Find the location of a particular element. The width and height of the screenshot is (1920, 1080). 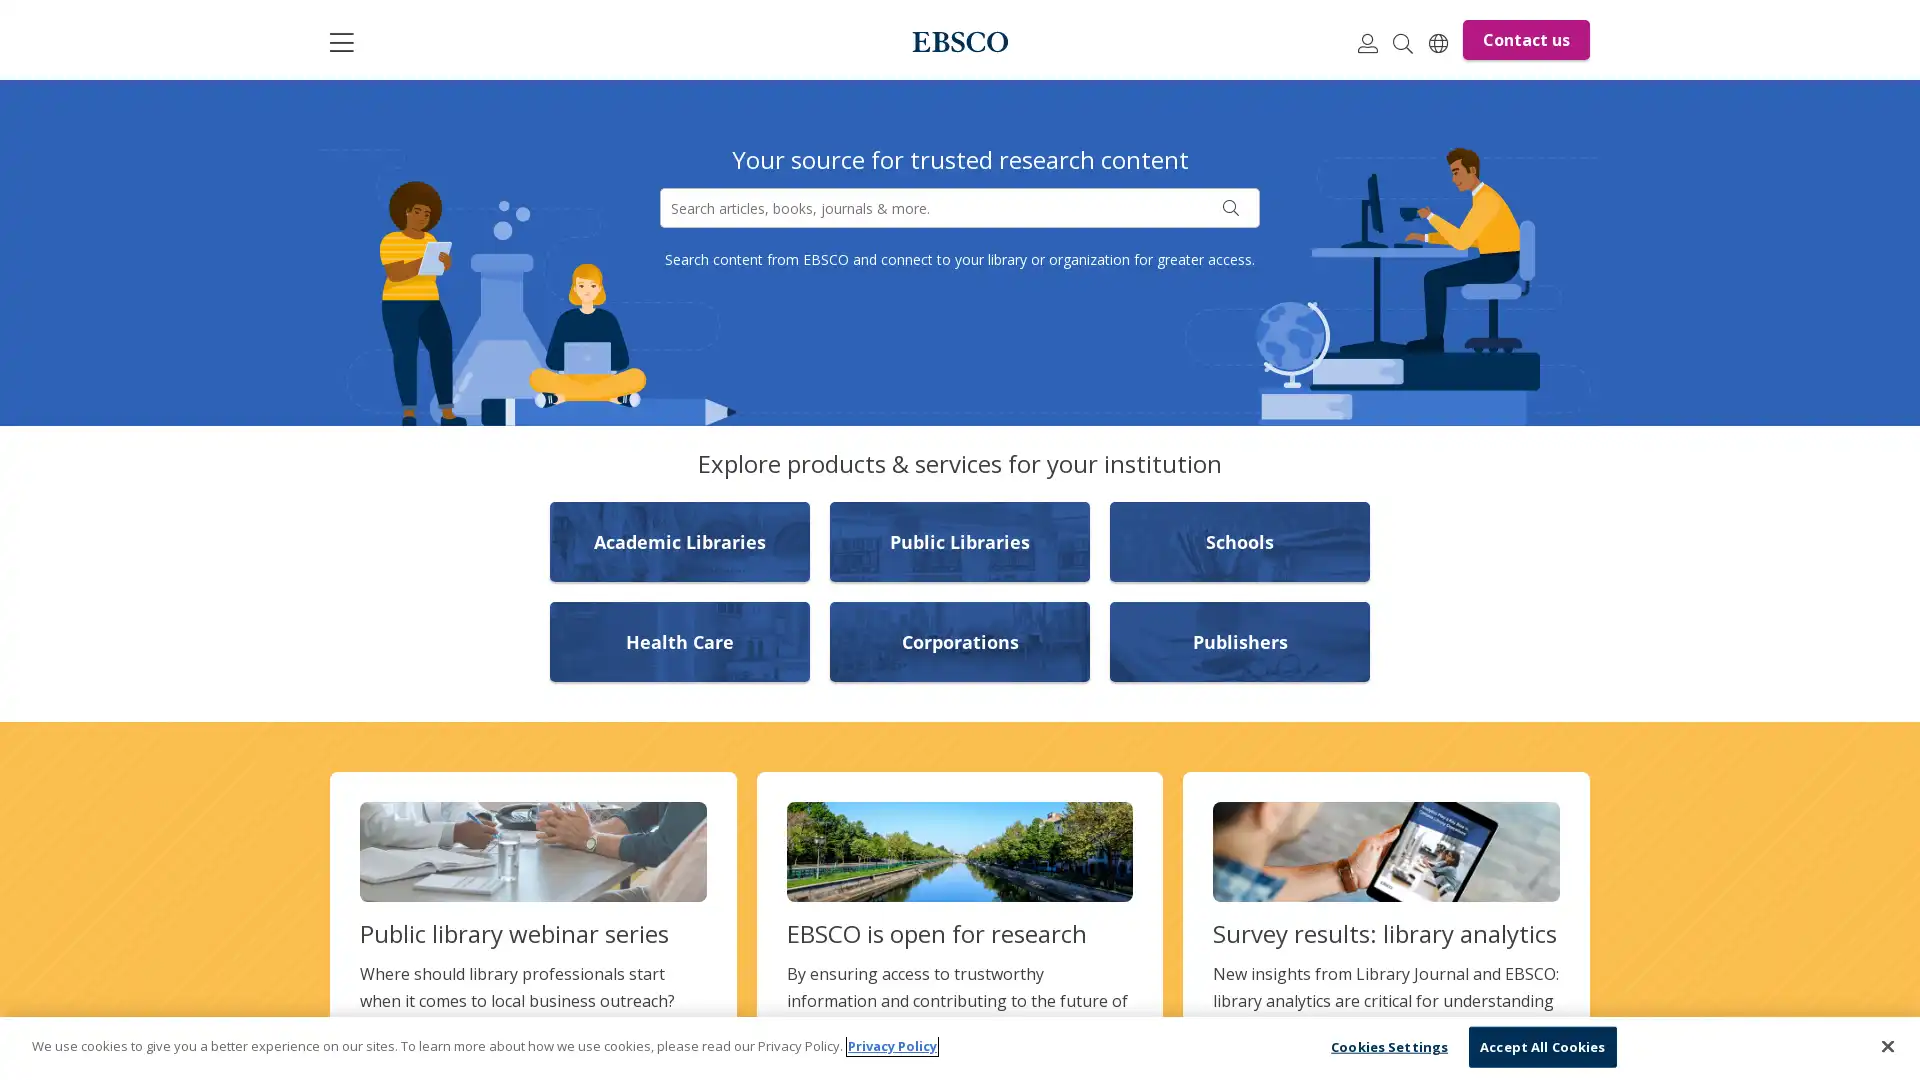

Accept All Cookies is located at coordinates (1541, 1045).